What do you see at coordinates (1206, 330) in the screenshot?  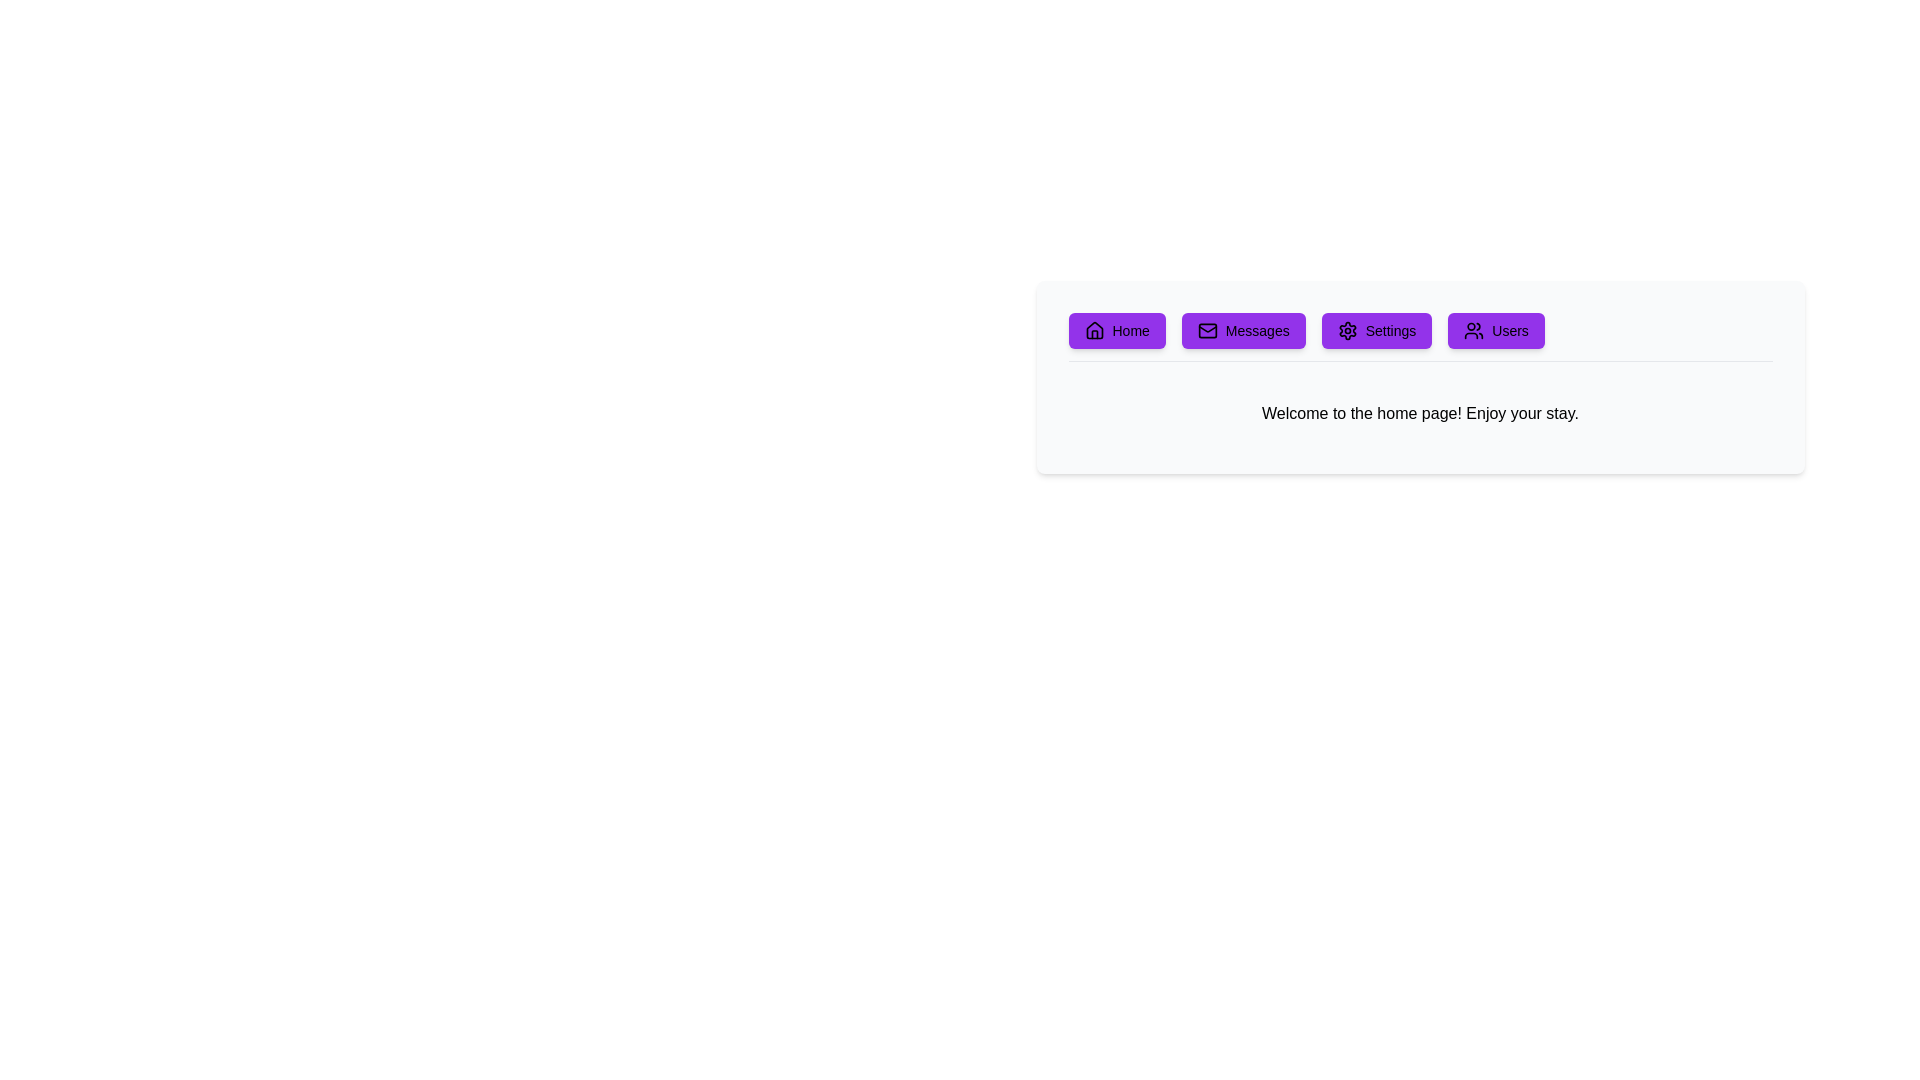 I see `the decorative icon representing the 'Messages' option in the navigation menu, which is positioned to the left of the text label 'Messages'` at bounding box center [1206, 330].